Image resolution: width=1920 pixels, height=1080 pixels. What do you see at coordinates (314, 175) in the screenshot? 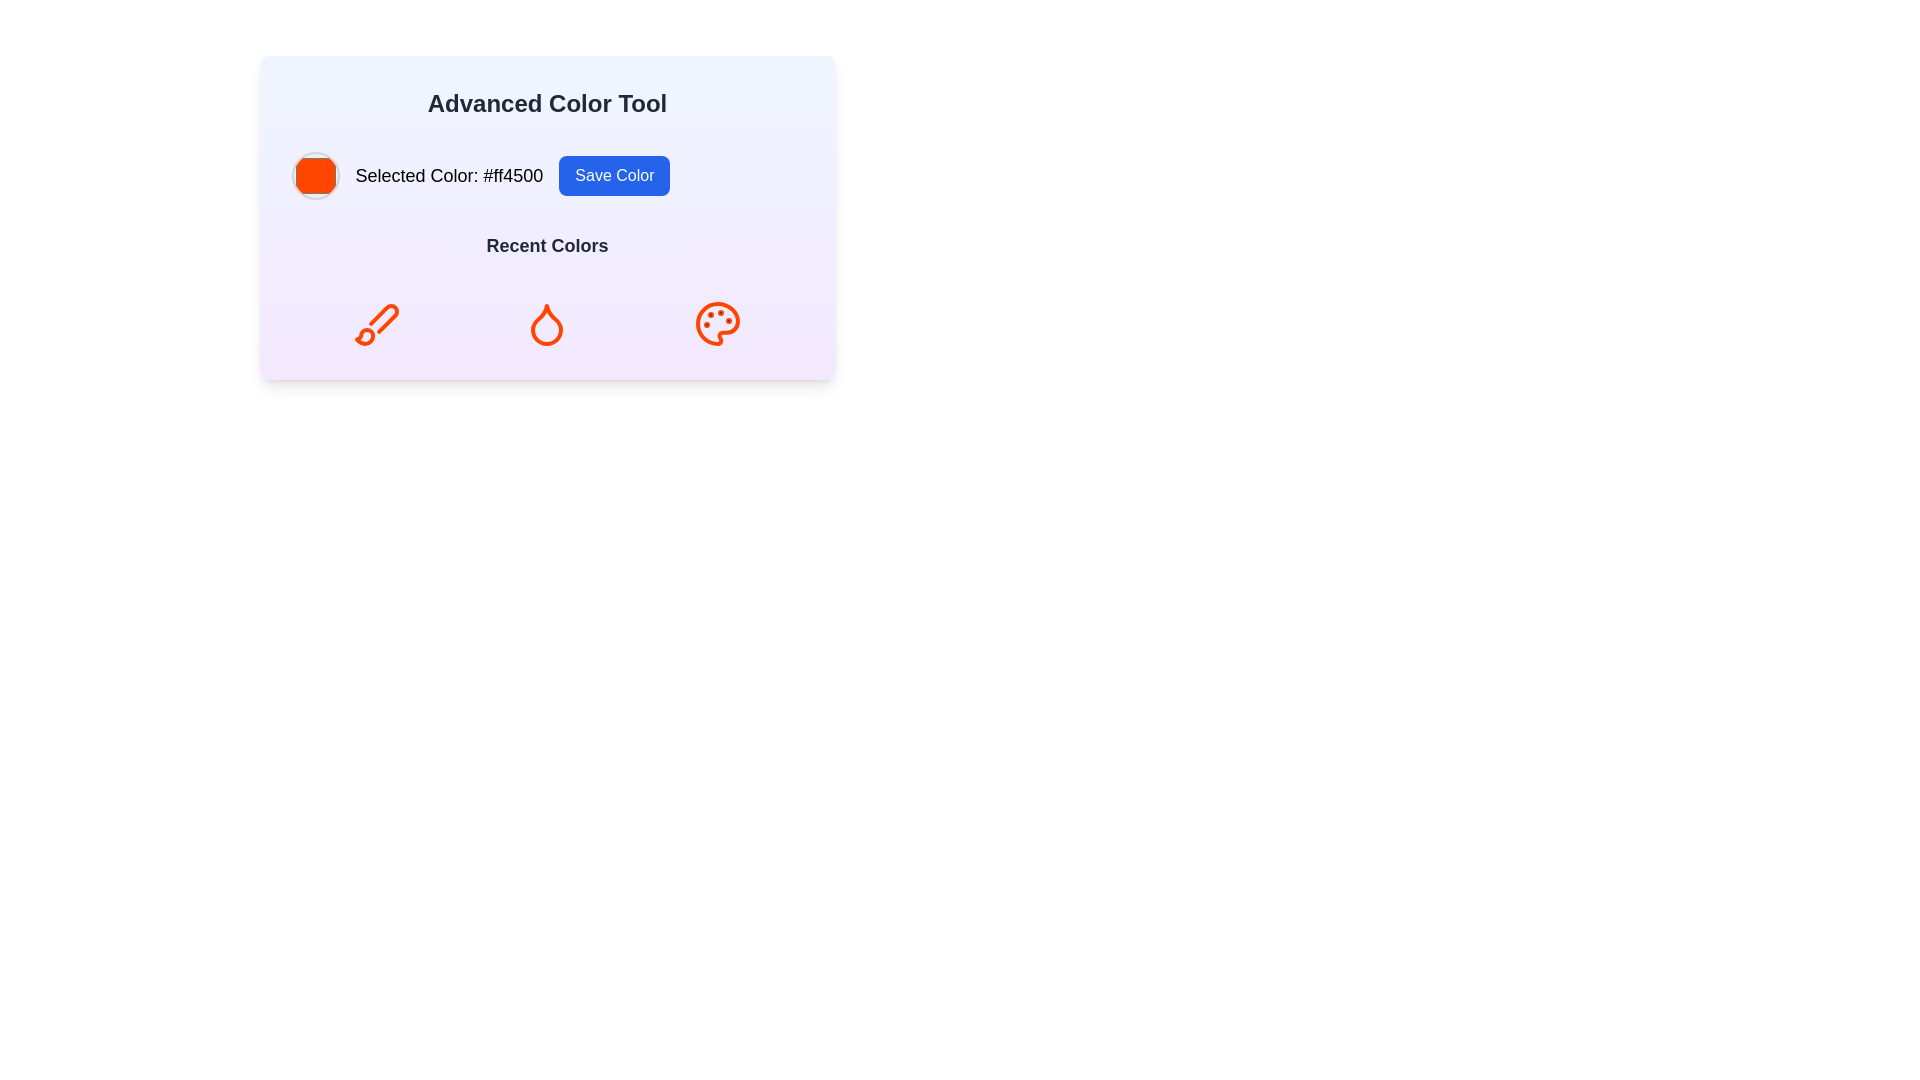
I see `the circular color preview swatch with a bold orange fill and gray border in the 'Selected Color' section of the 'Advanced Color Tool' interface` at bounding box center [314, 175].